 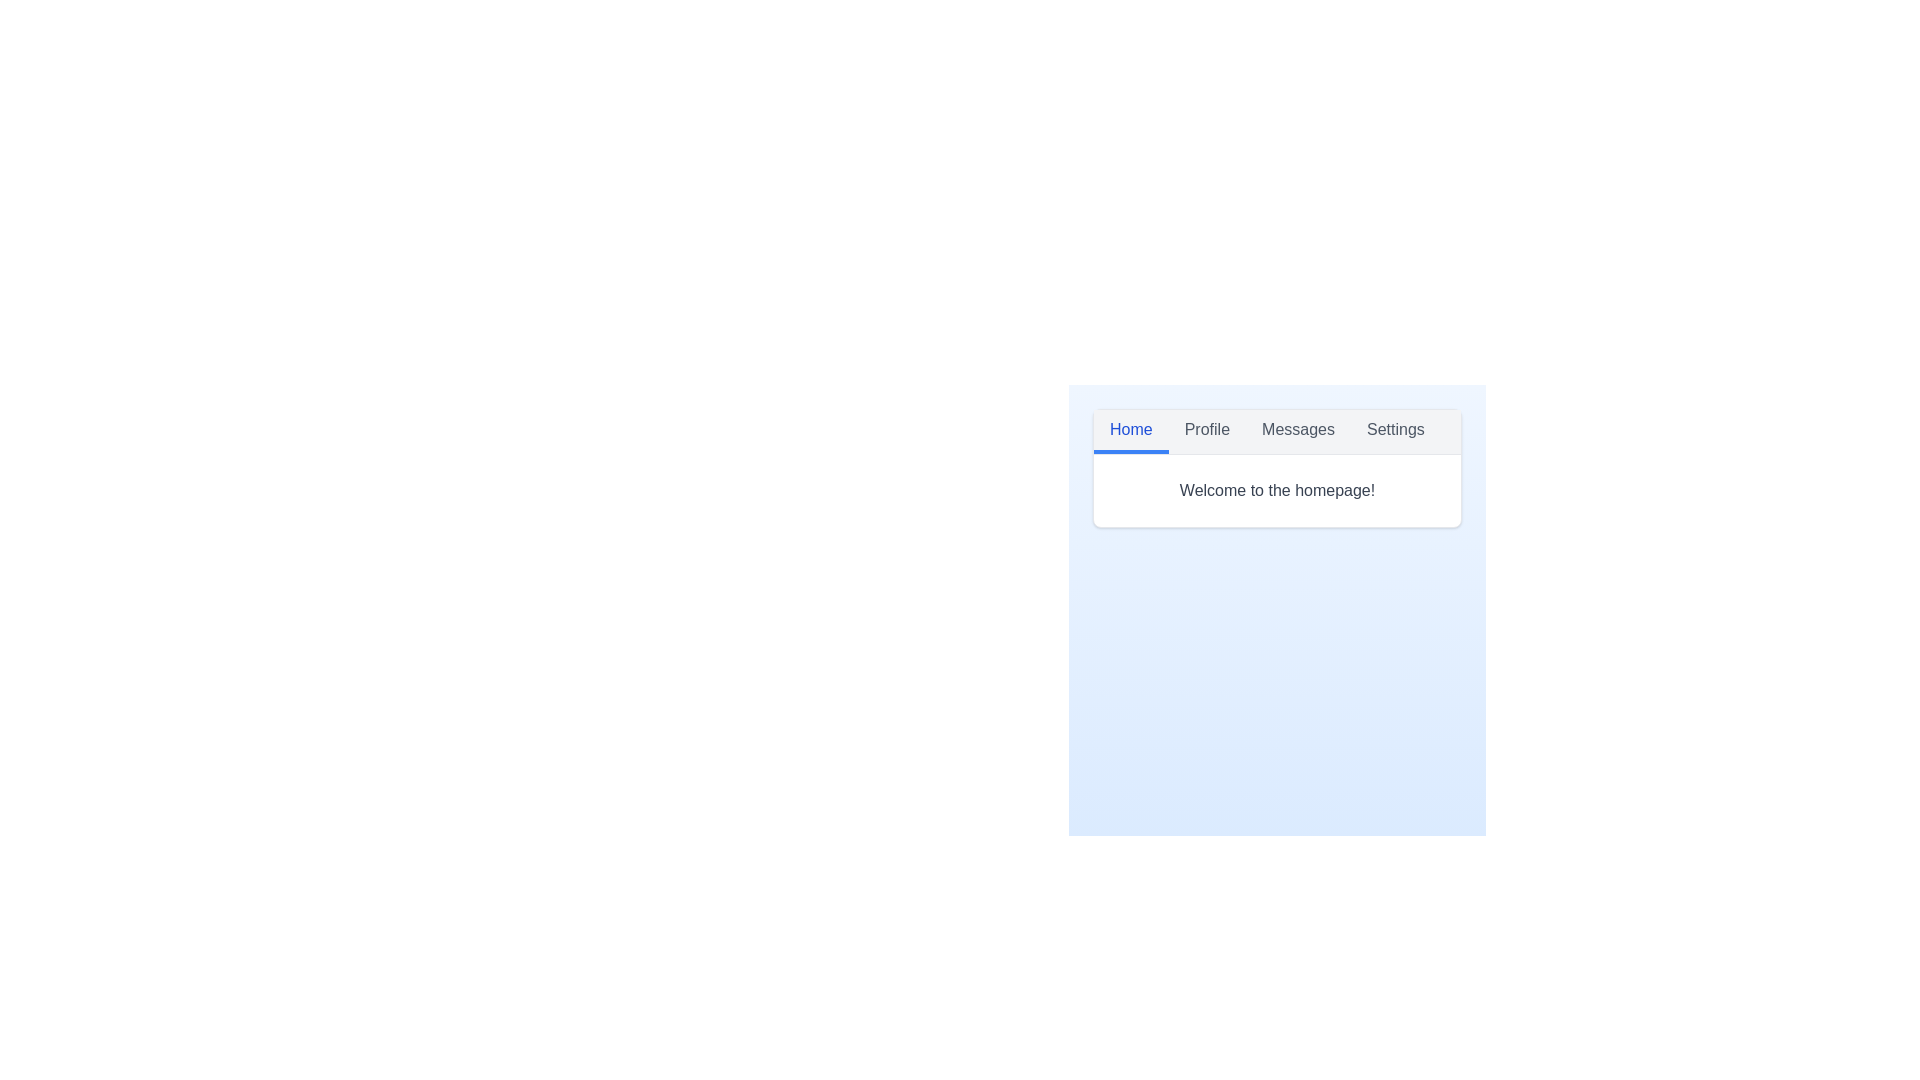 I want to click on the 'Profile' navigation item, so click(x=1206, y=431).